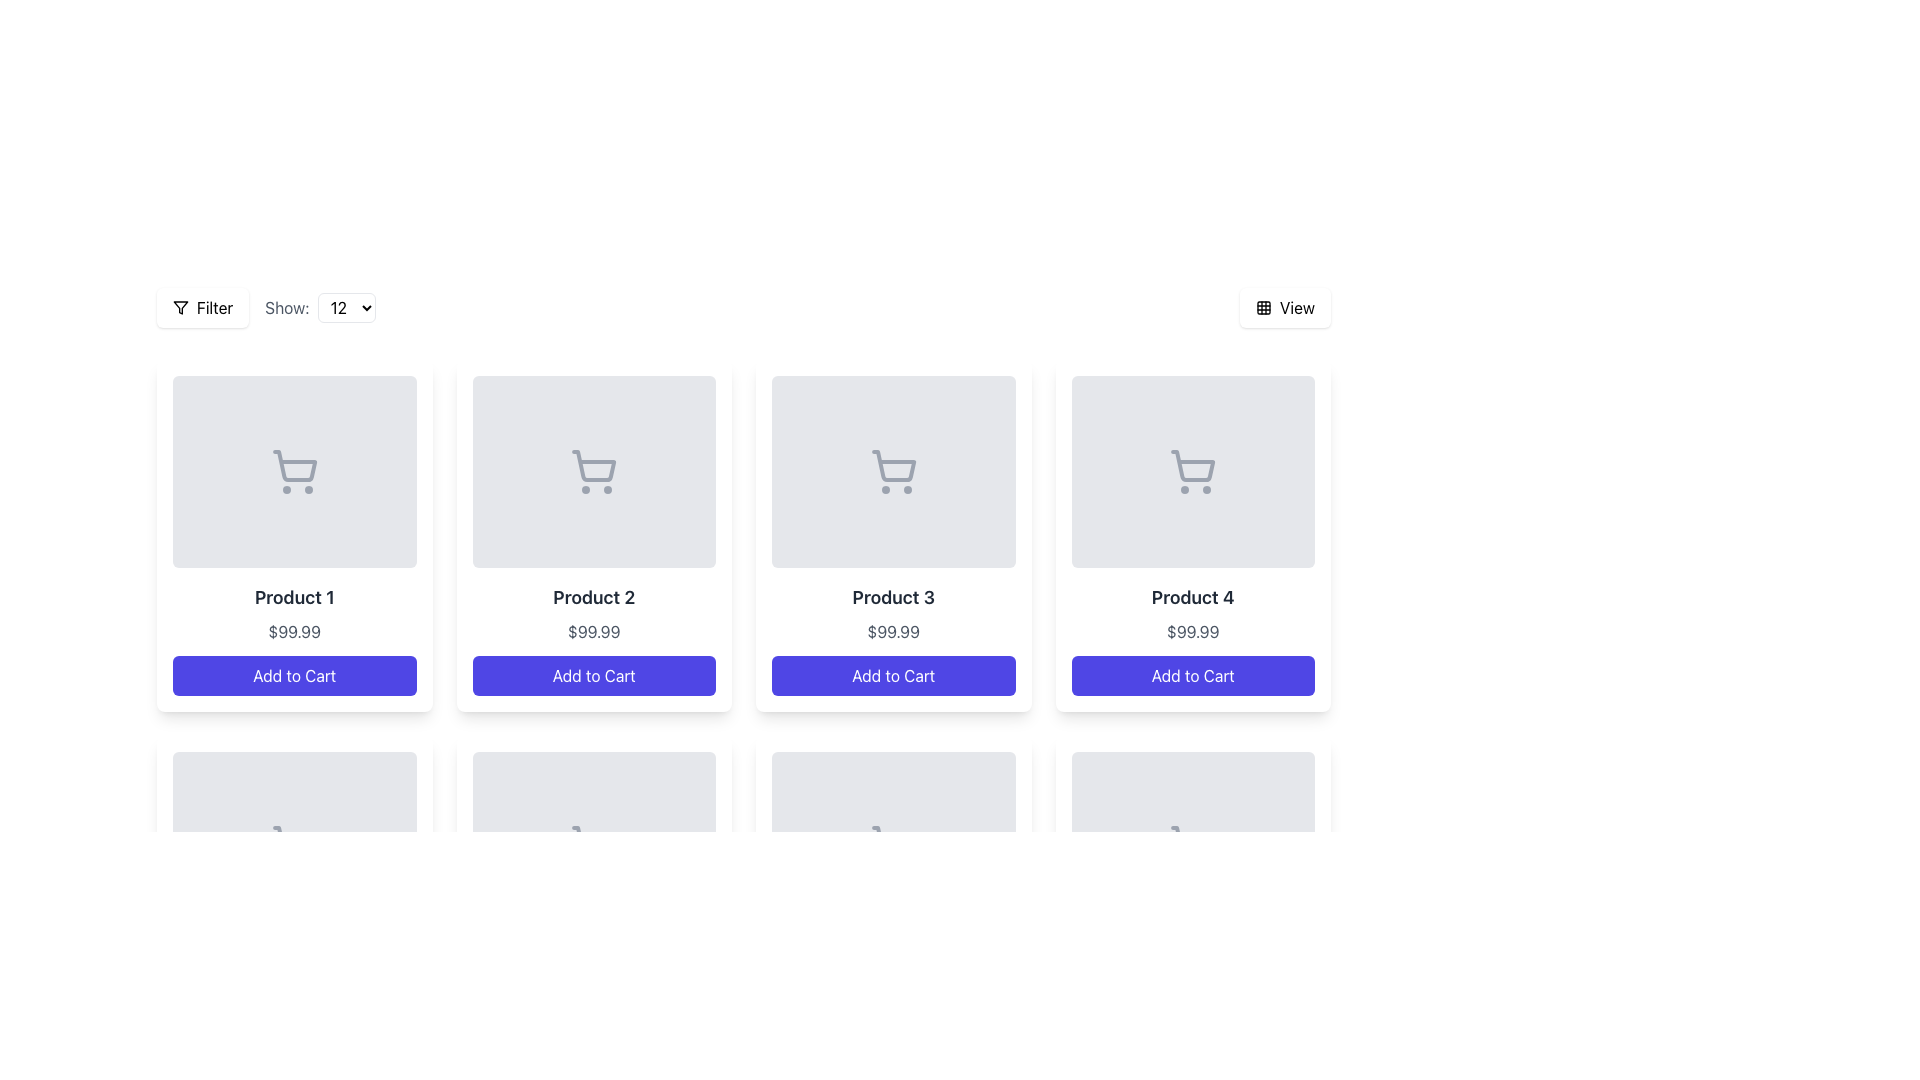  I want to click on the Text Label displaying the product name in the first row and second column of the product grid, located above the price ('$99.99'), so click(593, 596).